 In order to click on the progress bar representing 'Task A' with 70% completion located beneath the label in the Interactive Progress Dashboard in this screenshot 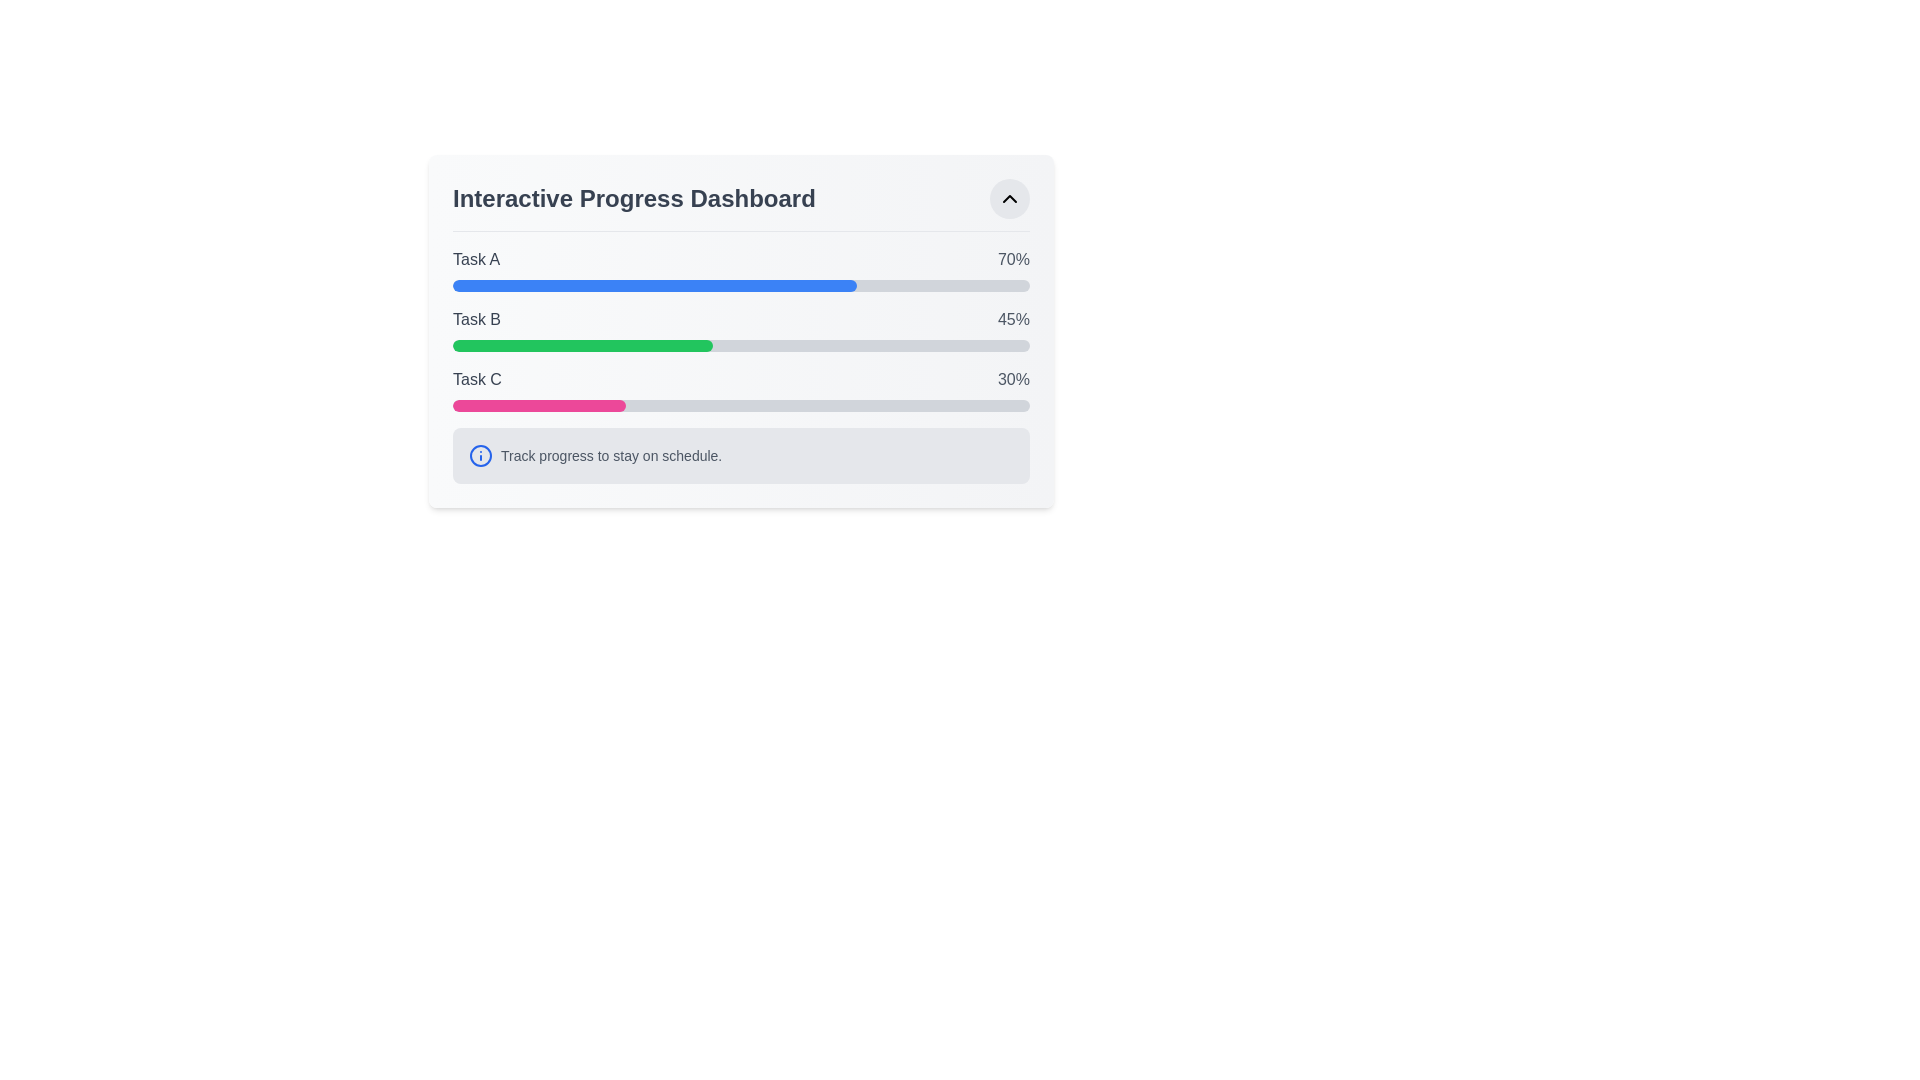, I will do `click(740, 285)`.